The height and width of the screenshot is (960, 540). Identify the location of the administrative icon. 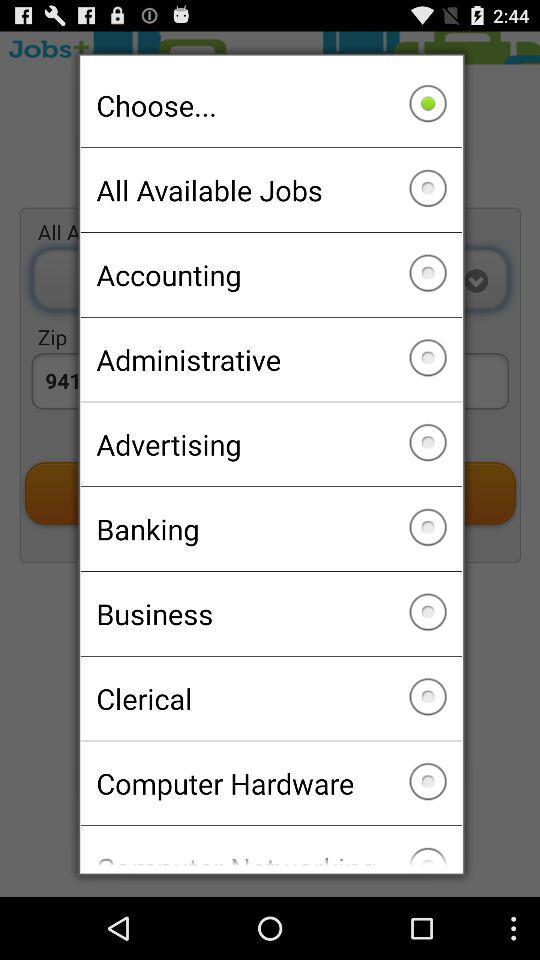
(270, 359).